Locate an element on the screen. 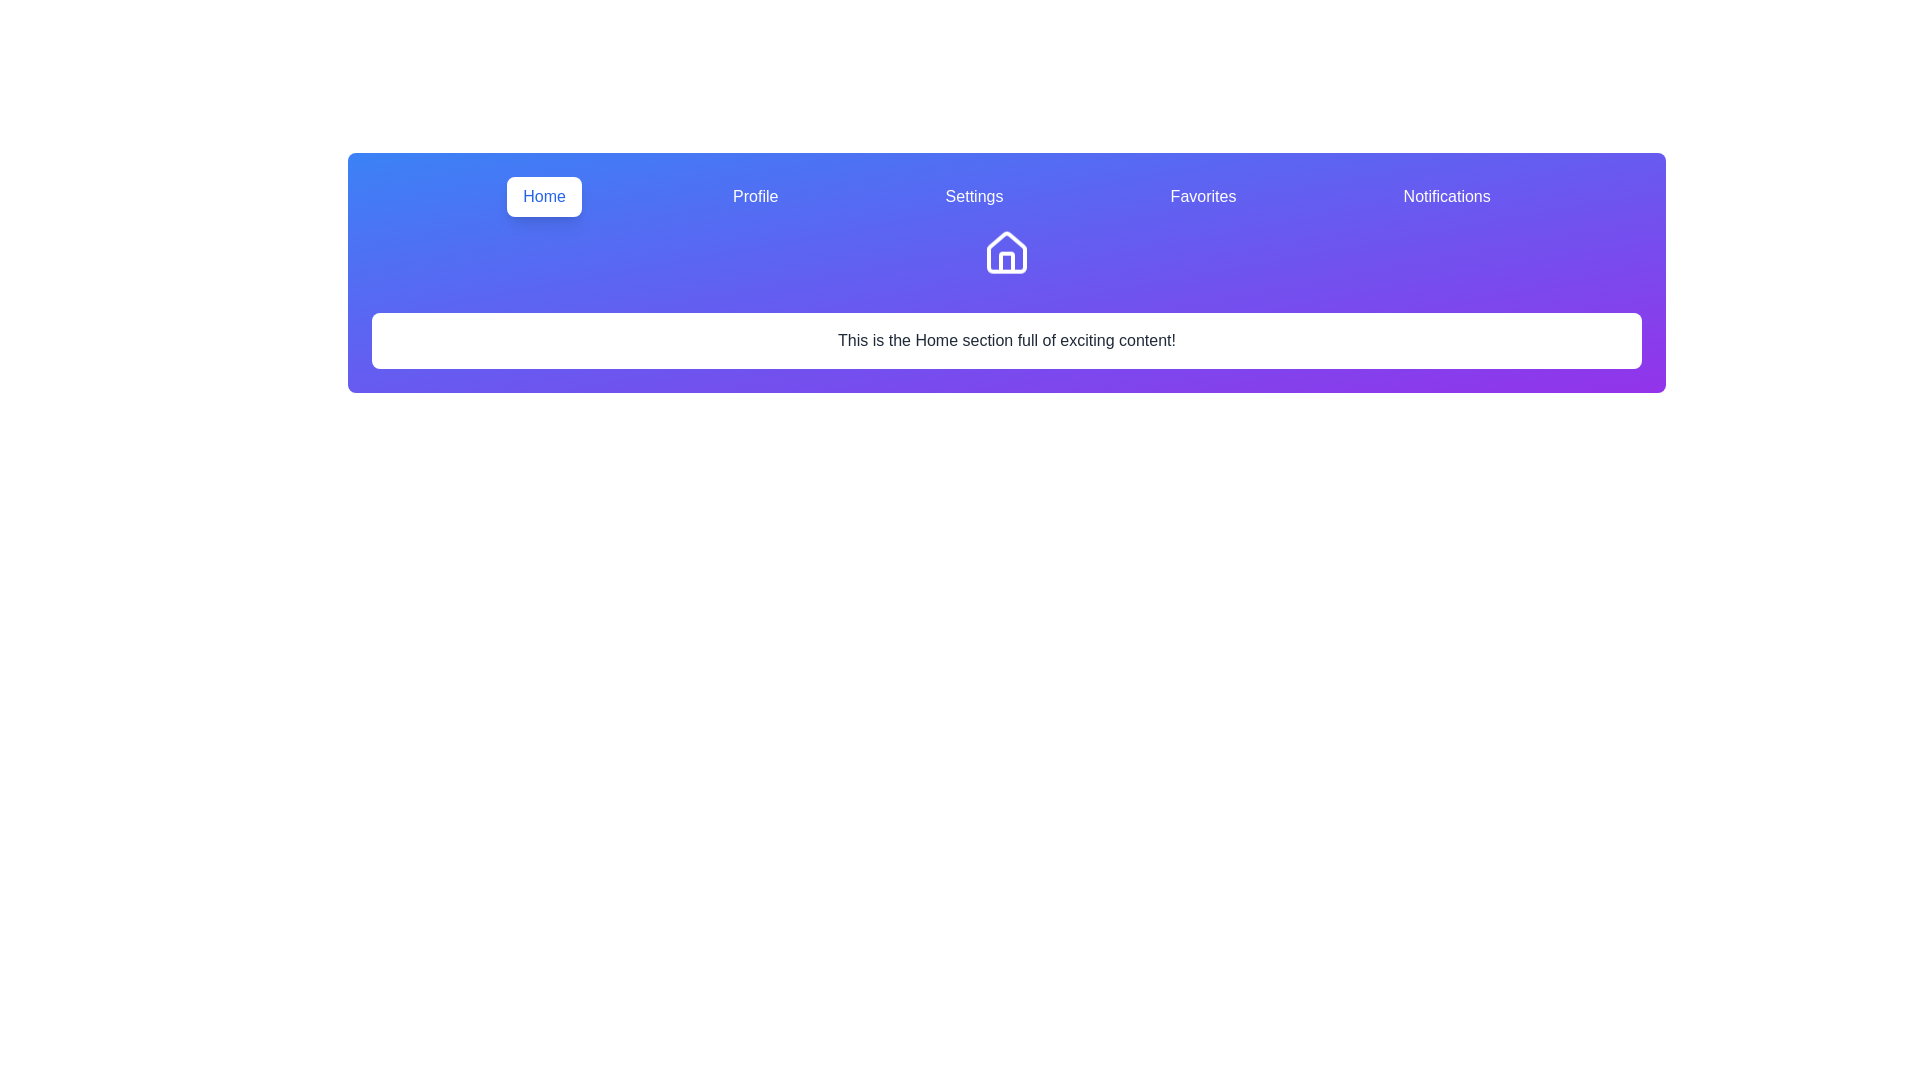  the text label that reads 'This is the Home section full of exciting content!' which is displayed in dark gray on a white background, located below the blue-purple gradient navigation bar is located at coordinates (1007, 339).